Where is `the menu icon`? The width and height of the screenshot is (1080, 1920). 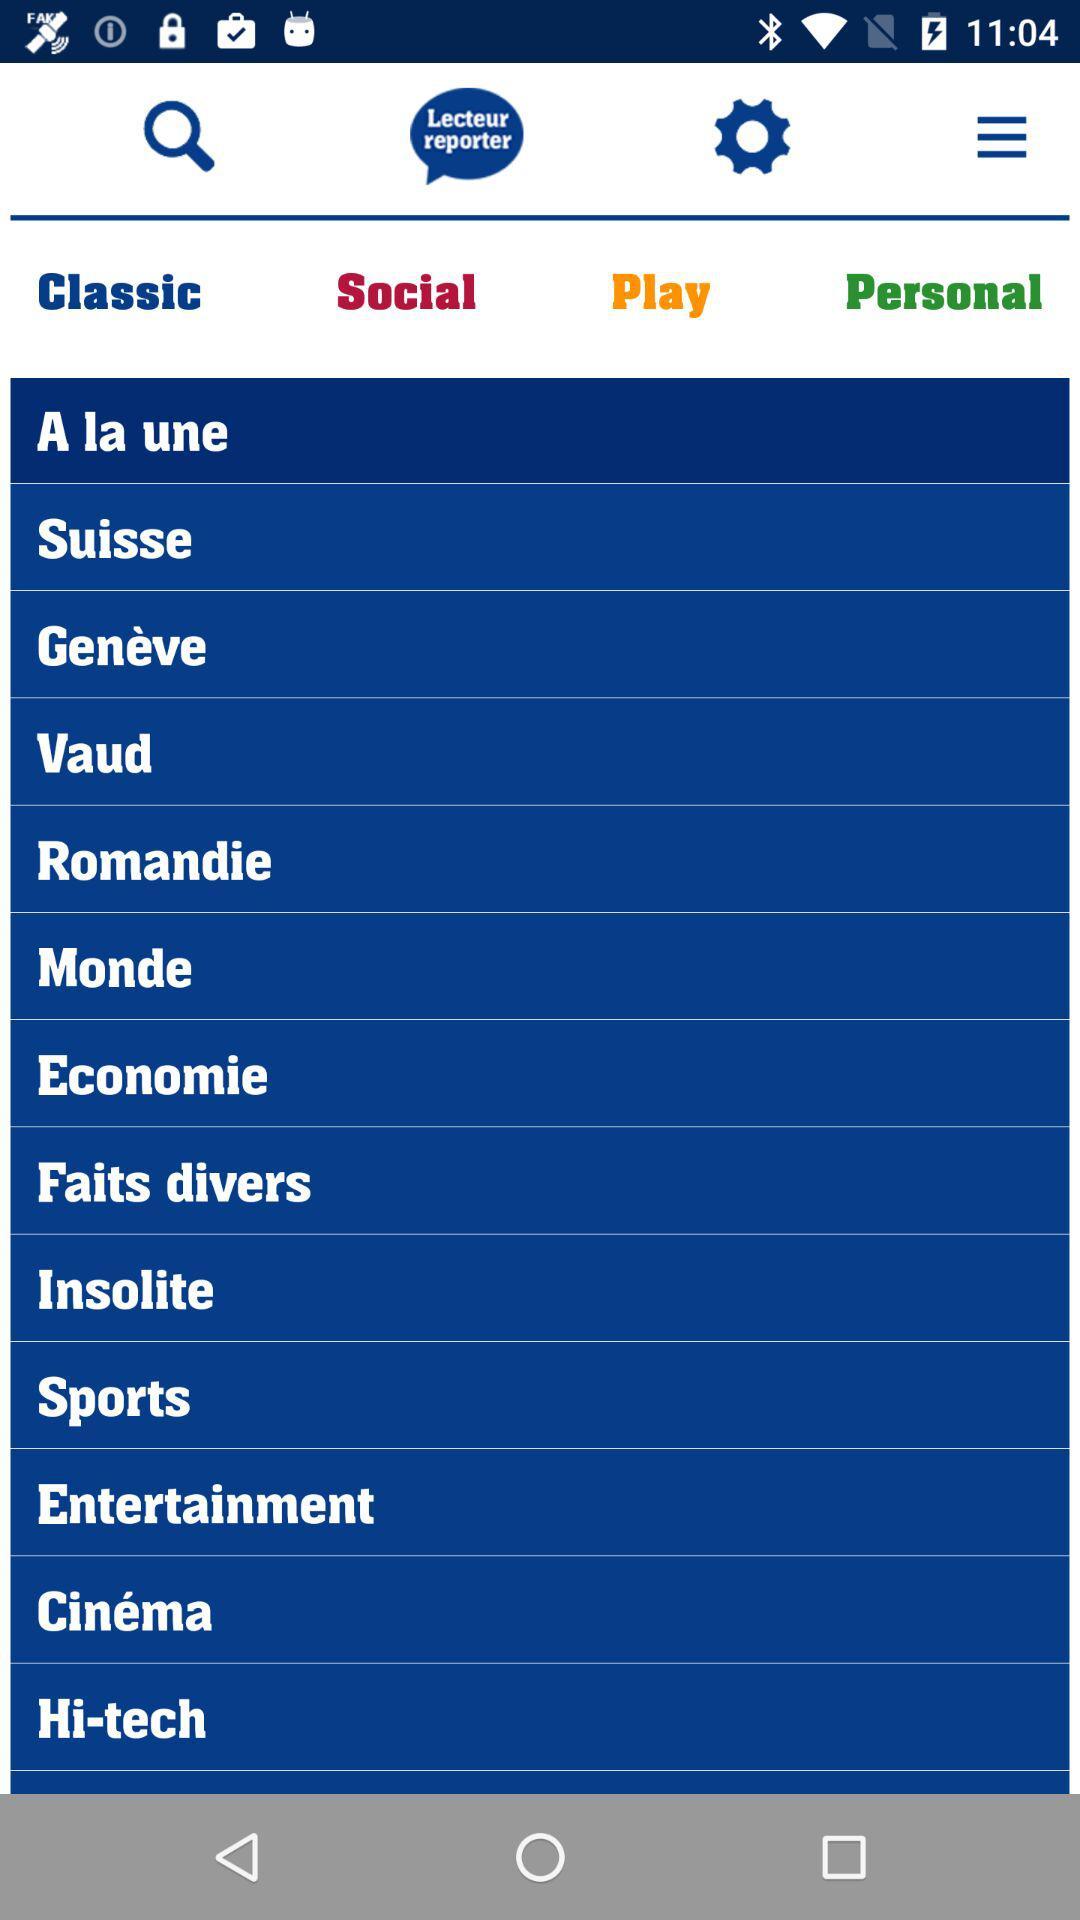 the menu icon is located at coordinates (1001, 124).